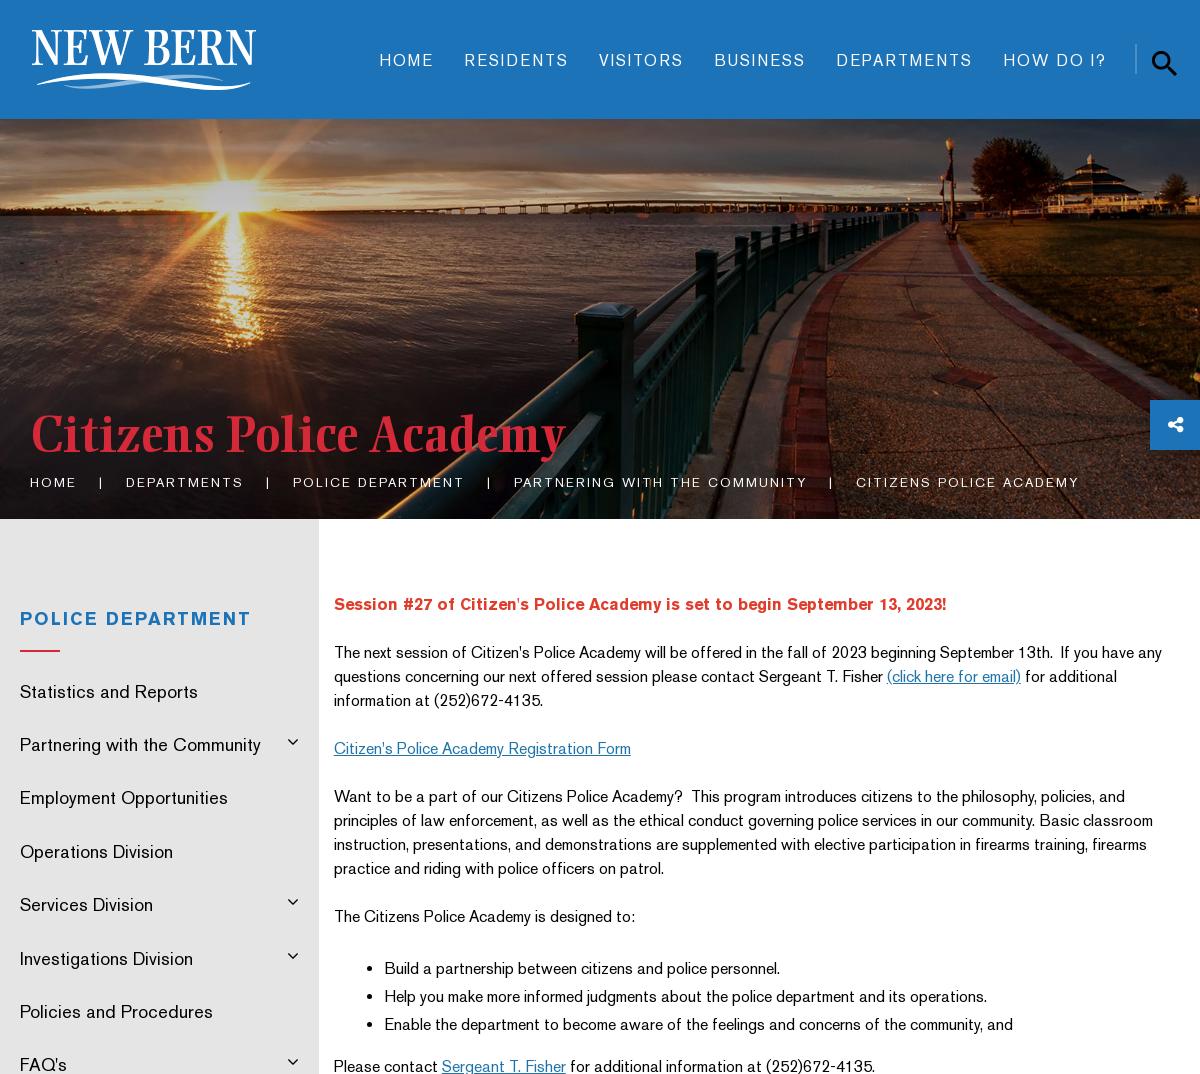 The image size is (1200, 1074). What do you see at coordinates (482, 916) in the screenshot?
I see `'The Citizens Police Academy is designed to:'` at bounding box center [482, 916].